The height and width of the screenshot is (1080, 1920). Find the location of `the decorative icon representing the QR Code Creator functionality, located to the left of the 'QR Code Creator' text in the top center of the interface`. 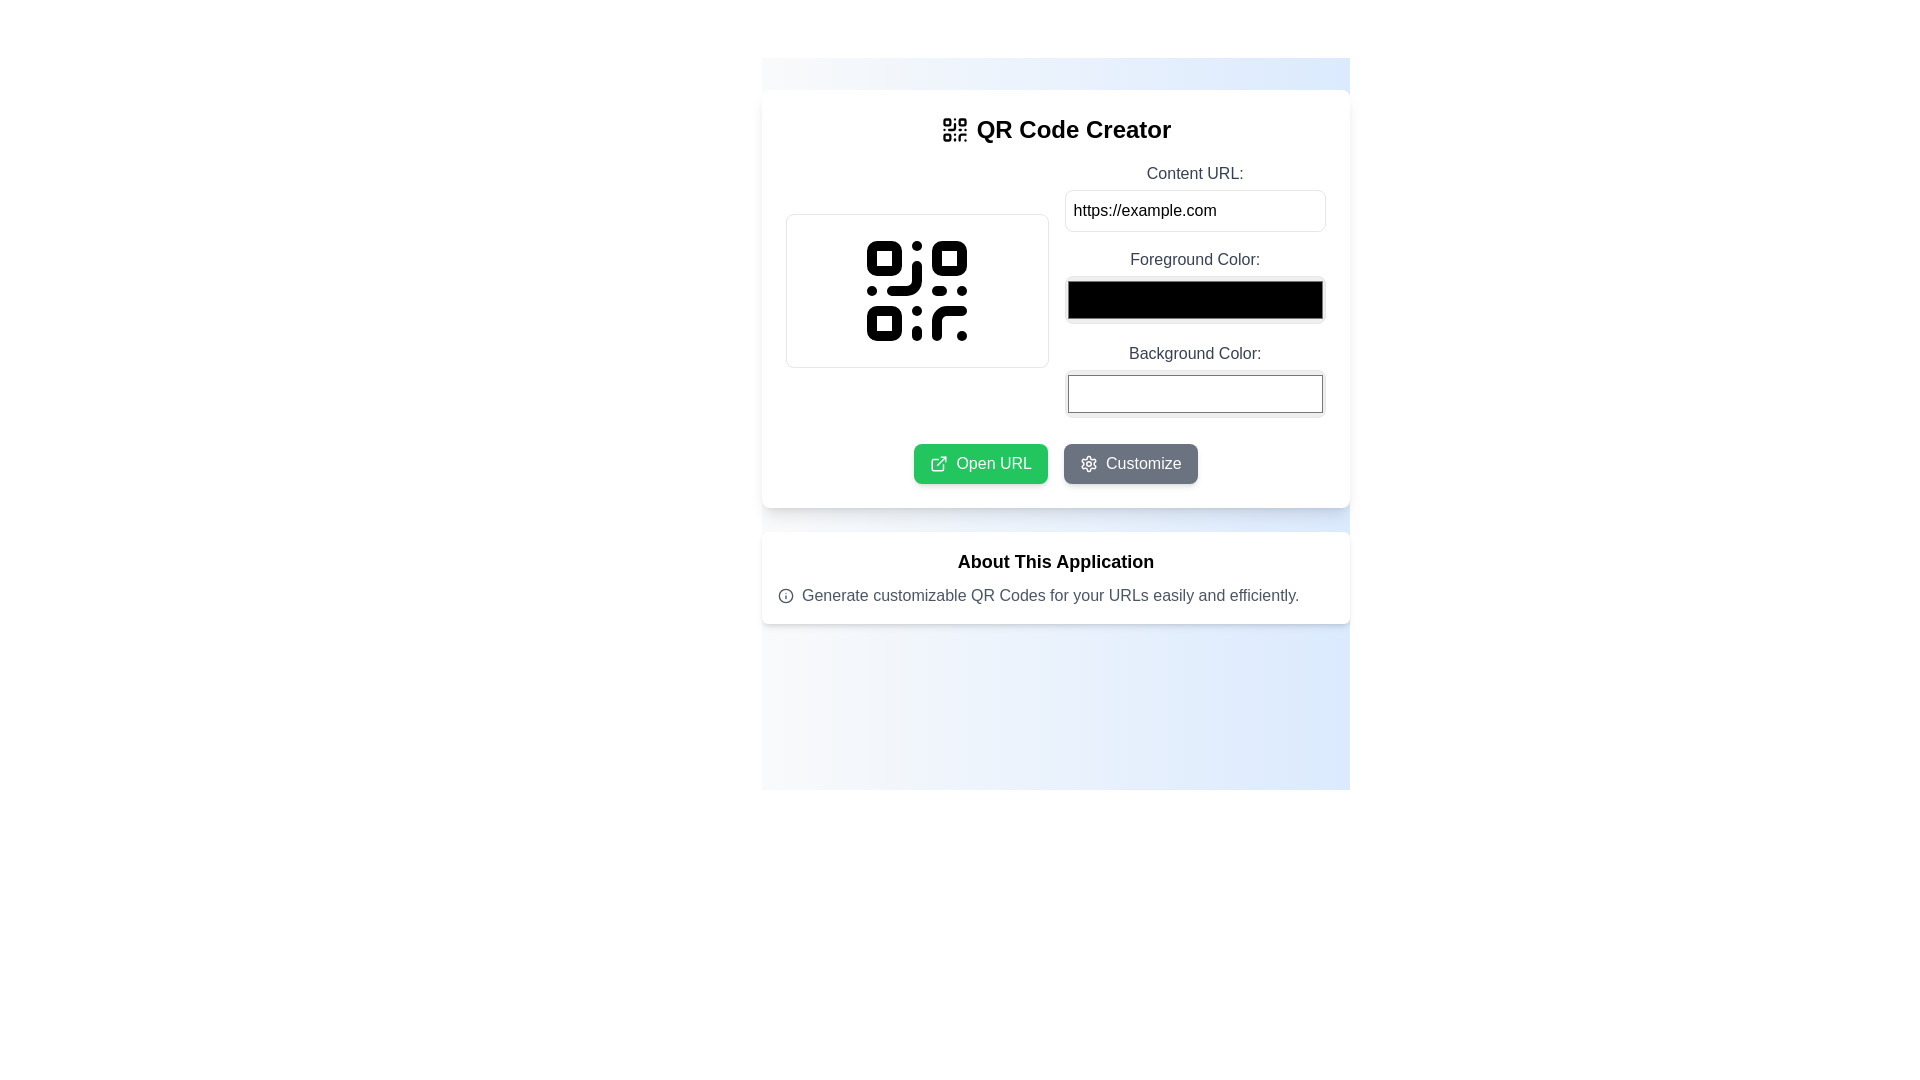

the decorative icon representing the QR Code Creator functionality, located to the left of the 'QR Code Creator' text in the top center of the interface is located at coordinates (953, 130).